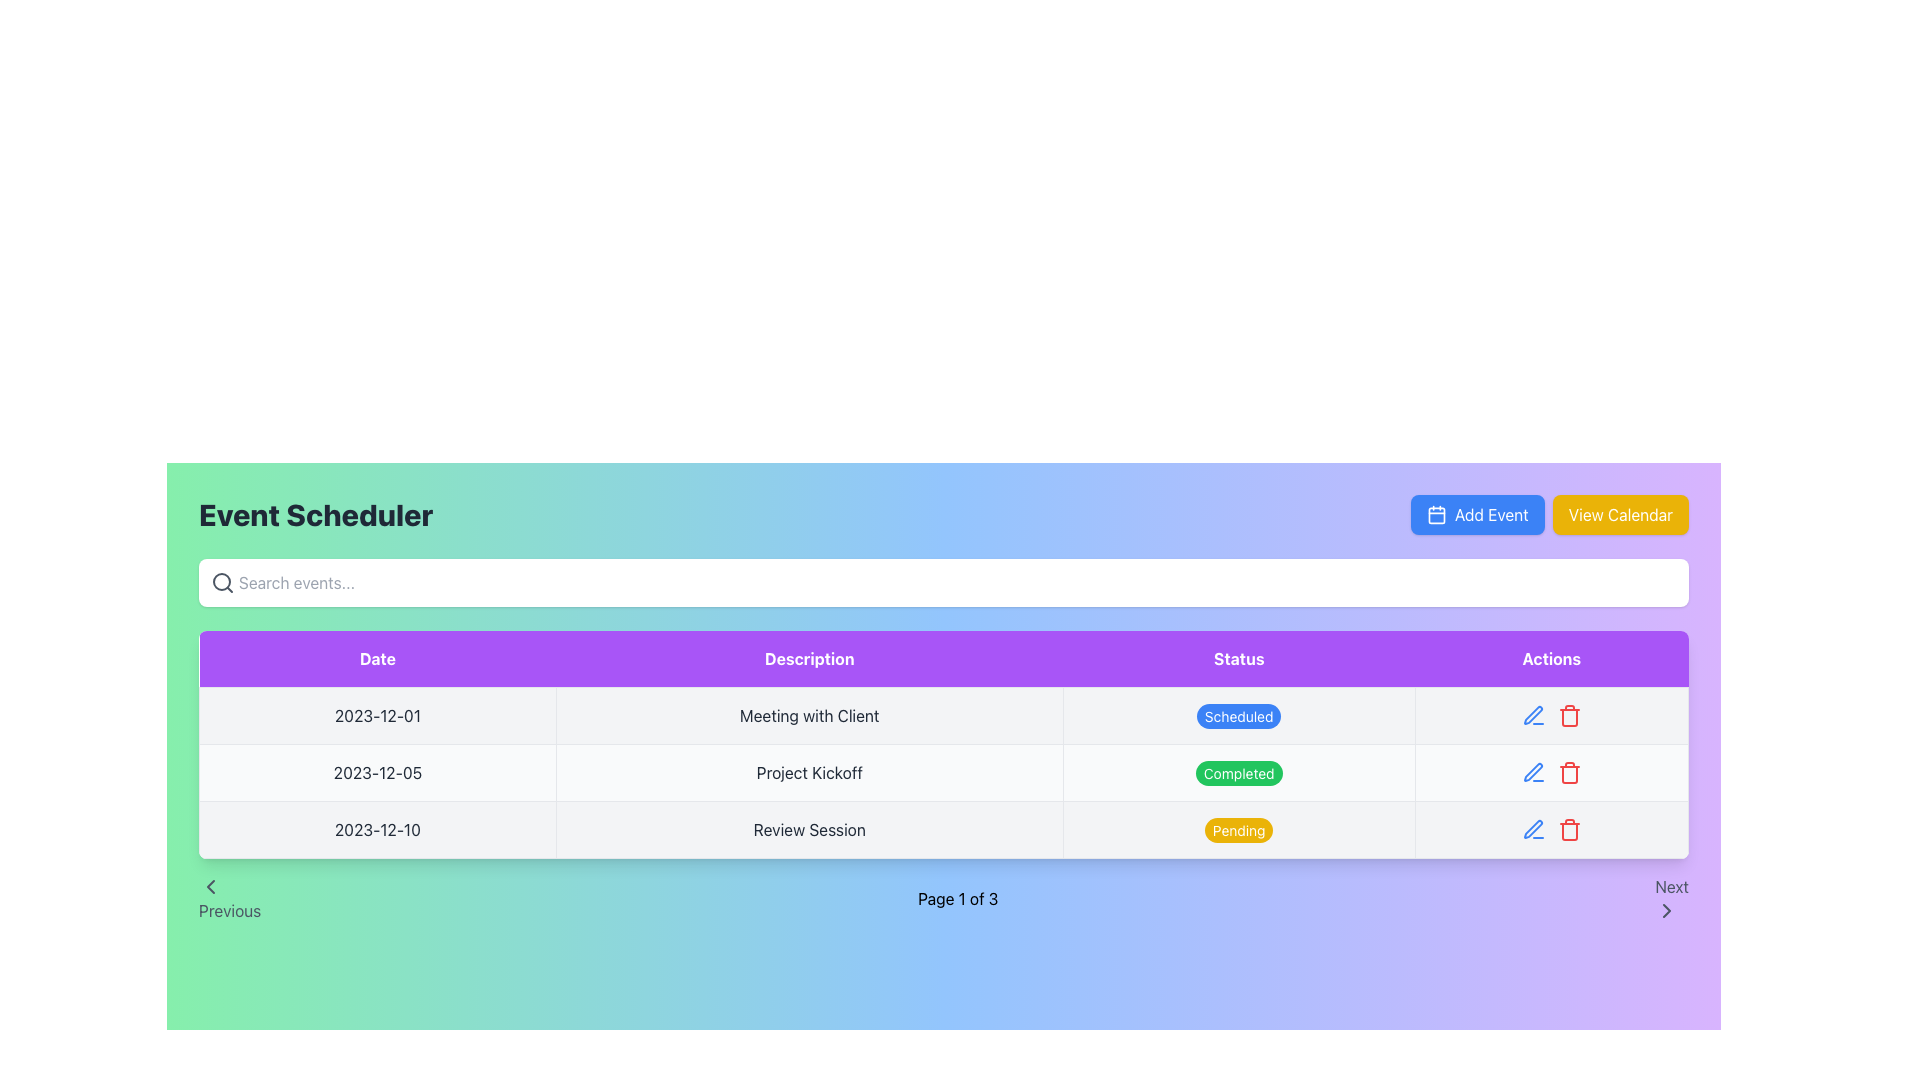 Image resolution: width=1920 pixels, height=1080 pixels. Describe the element at coordinates (221, 582) in the screenshot. I see `the circular lens portion of the magnifying glass icon in the search bar, located just beneath the 'Event Scheduler' heading` at that location.